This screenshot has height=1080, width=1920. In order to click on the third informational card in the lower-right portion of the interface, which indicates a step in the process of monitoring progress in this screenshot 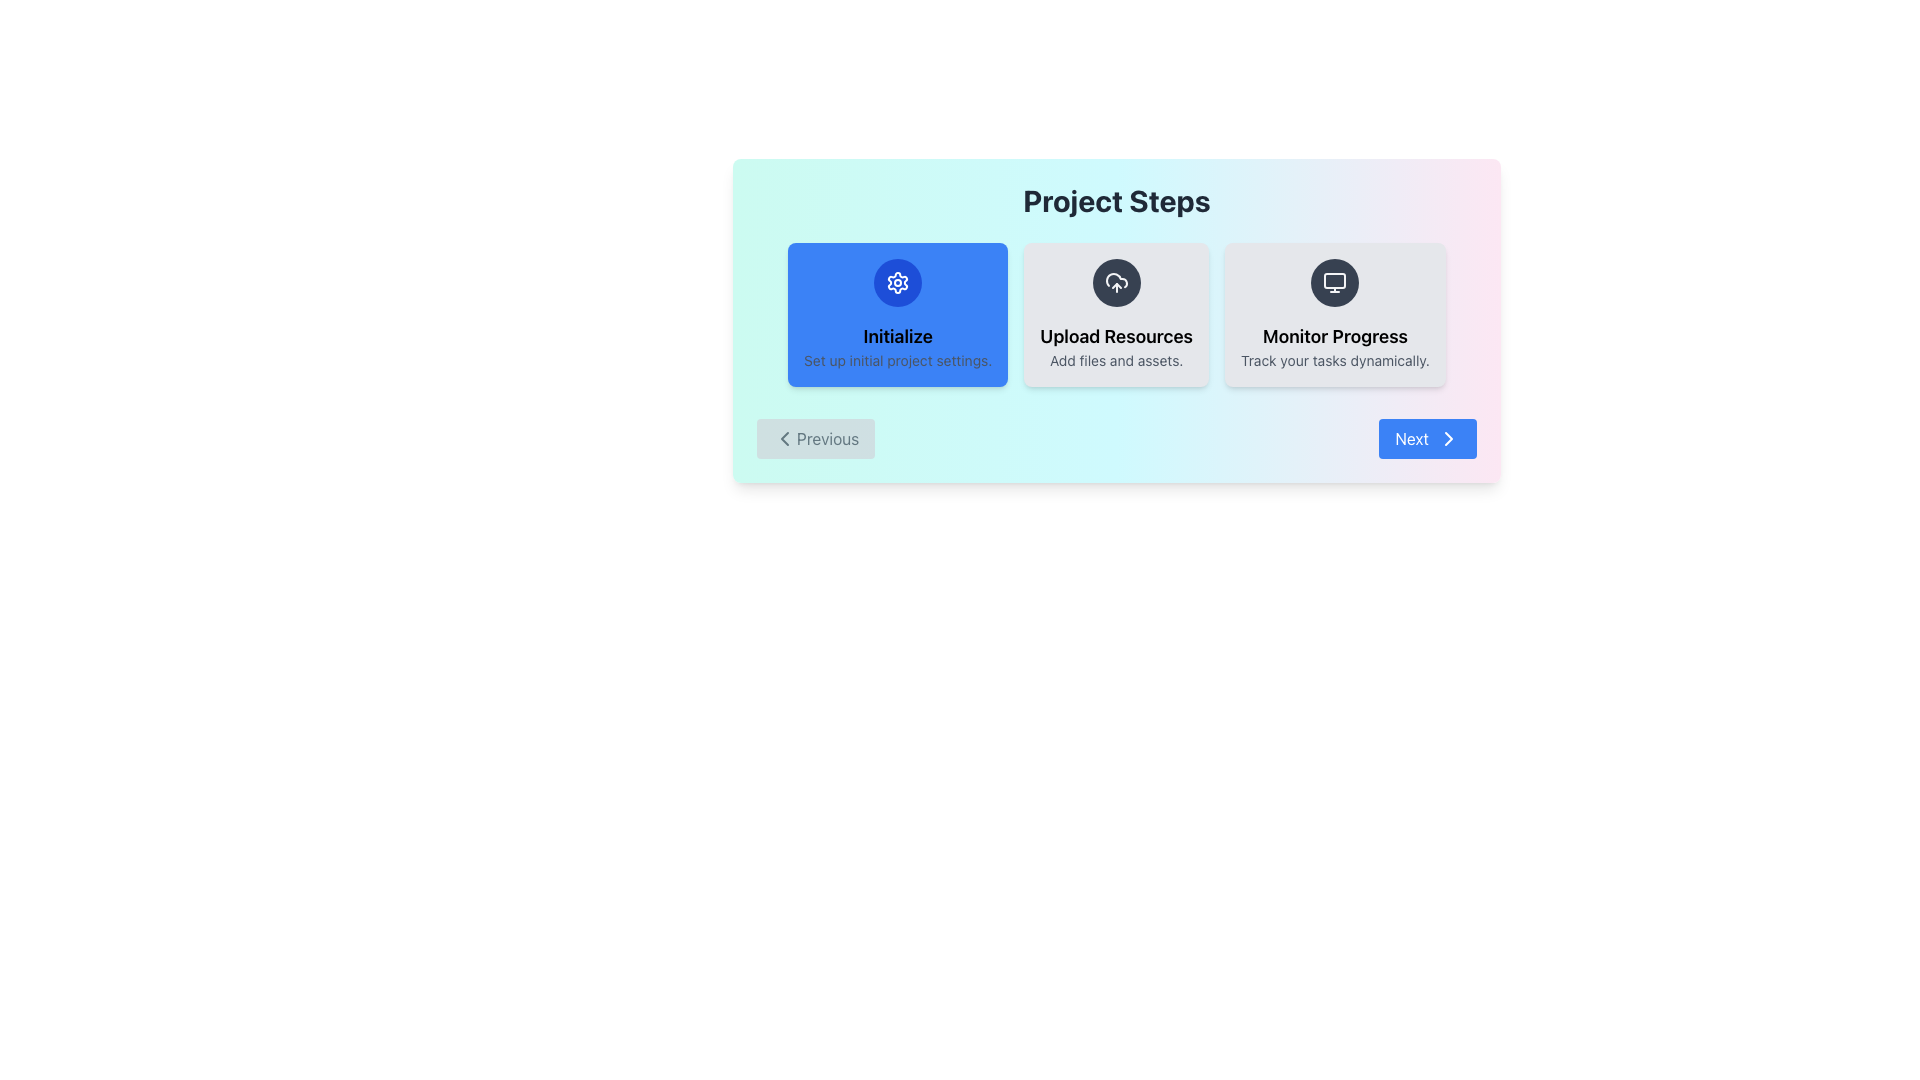, I will do `click(1335, 315)`.